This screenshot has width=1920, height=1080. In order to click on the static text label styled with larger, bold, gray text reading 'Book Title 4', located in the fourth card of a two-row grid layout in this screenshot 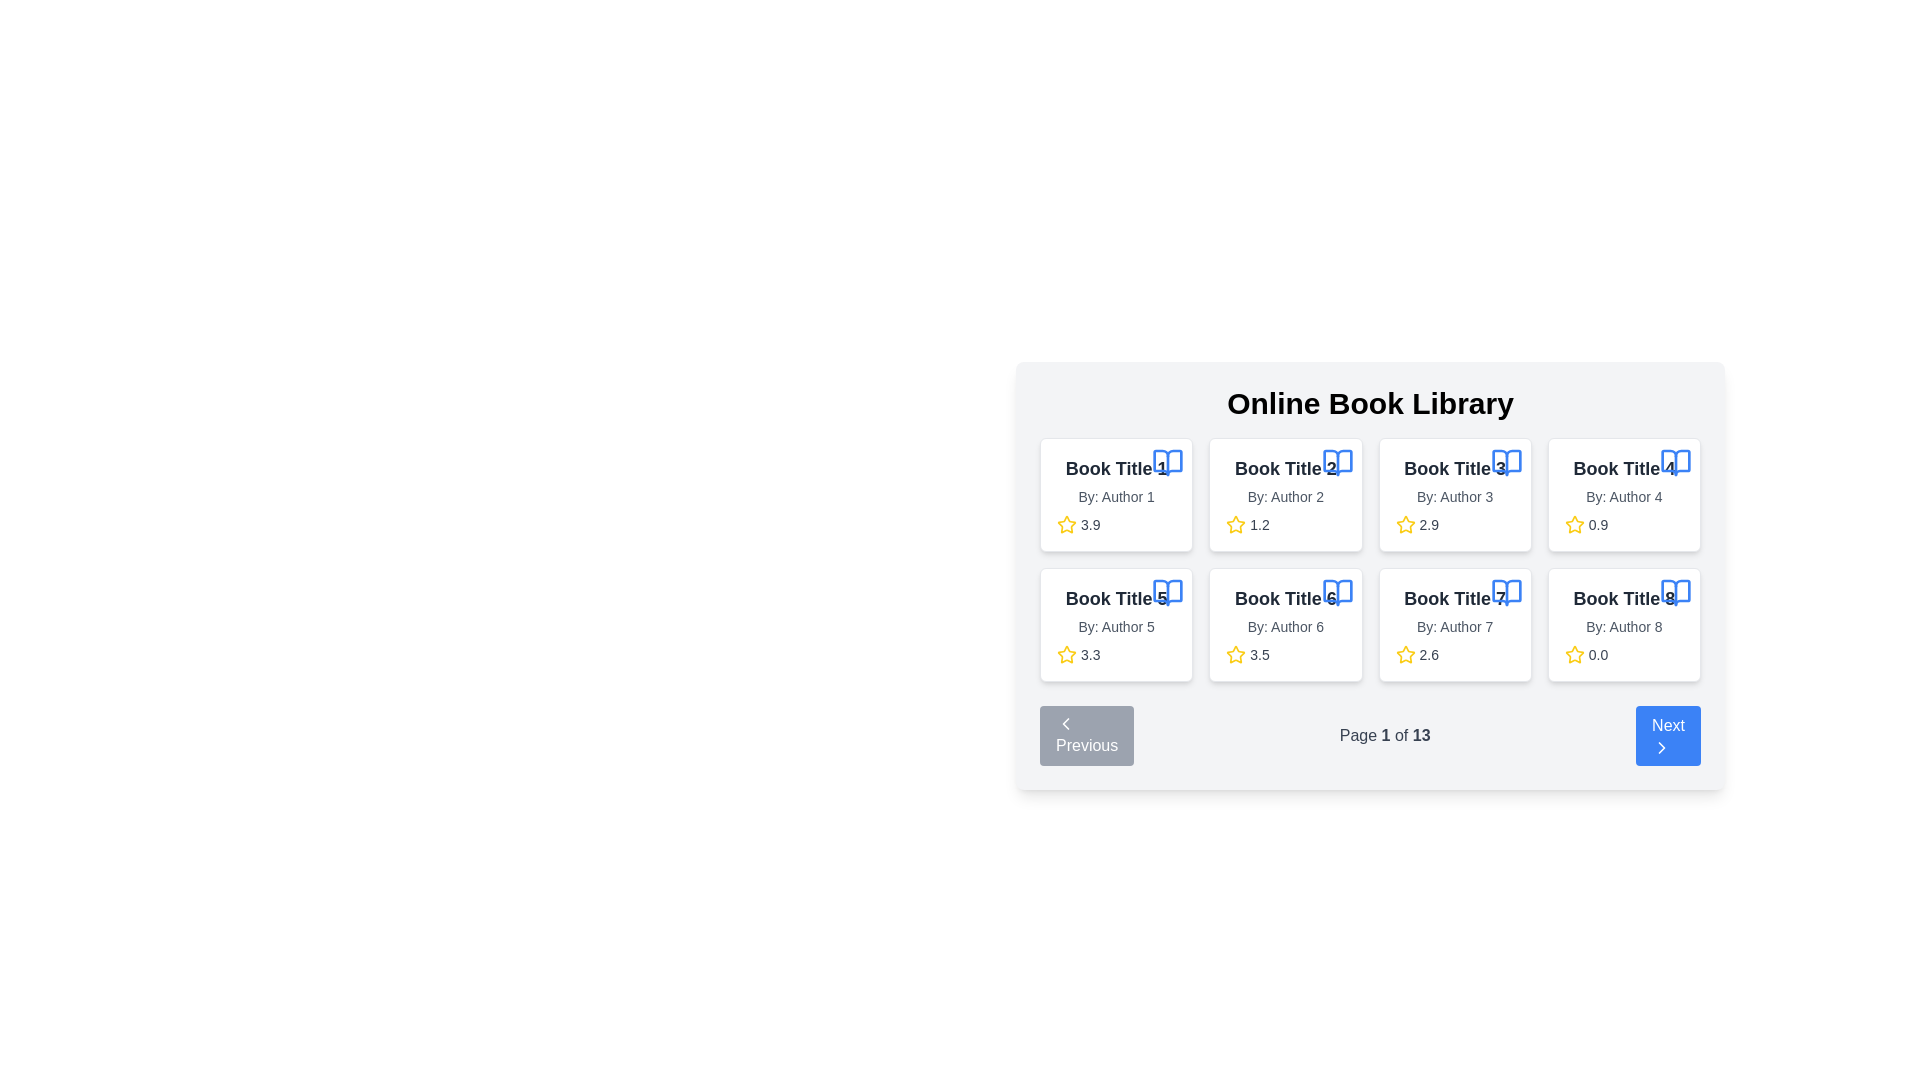, I will do `click(1624, 469)`.